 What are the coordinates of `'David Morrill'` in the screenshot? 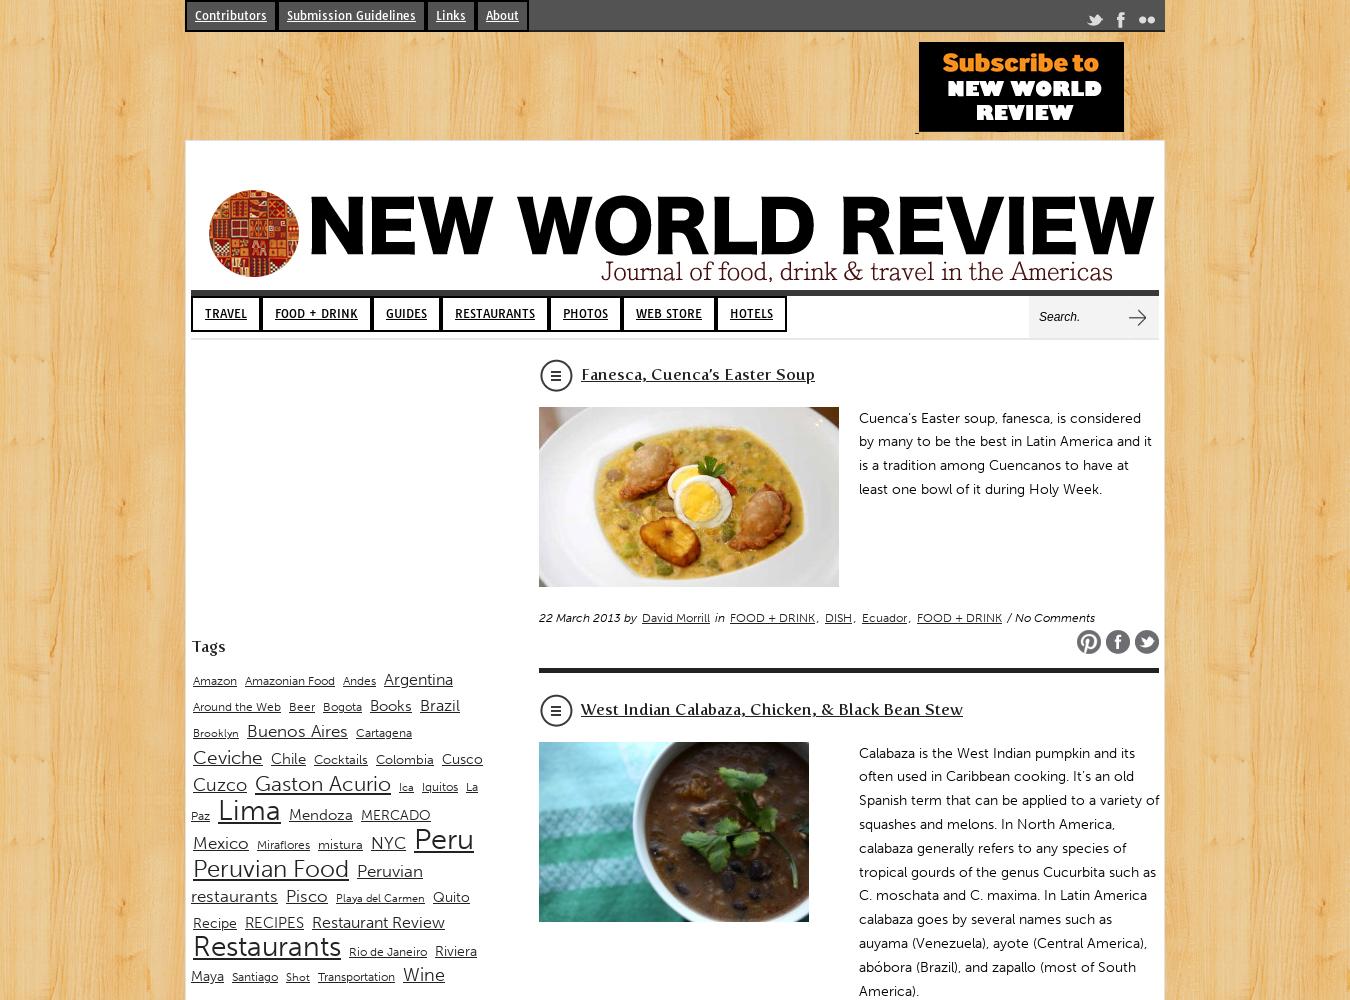 It's located at (675, 616).